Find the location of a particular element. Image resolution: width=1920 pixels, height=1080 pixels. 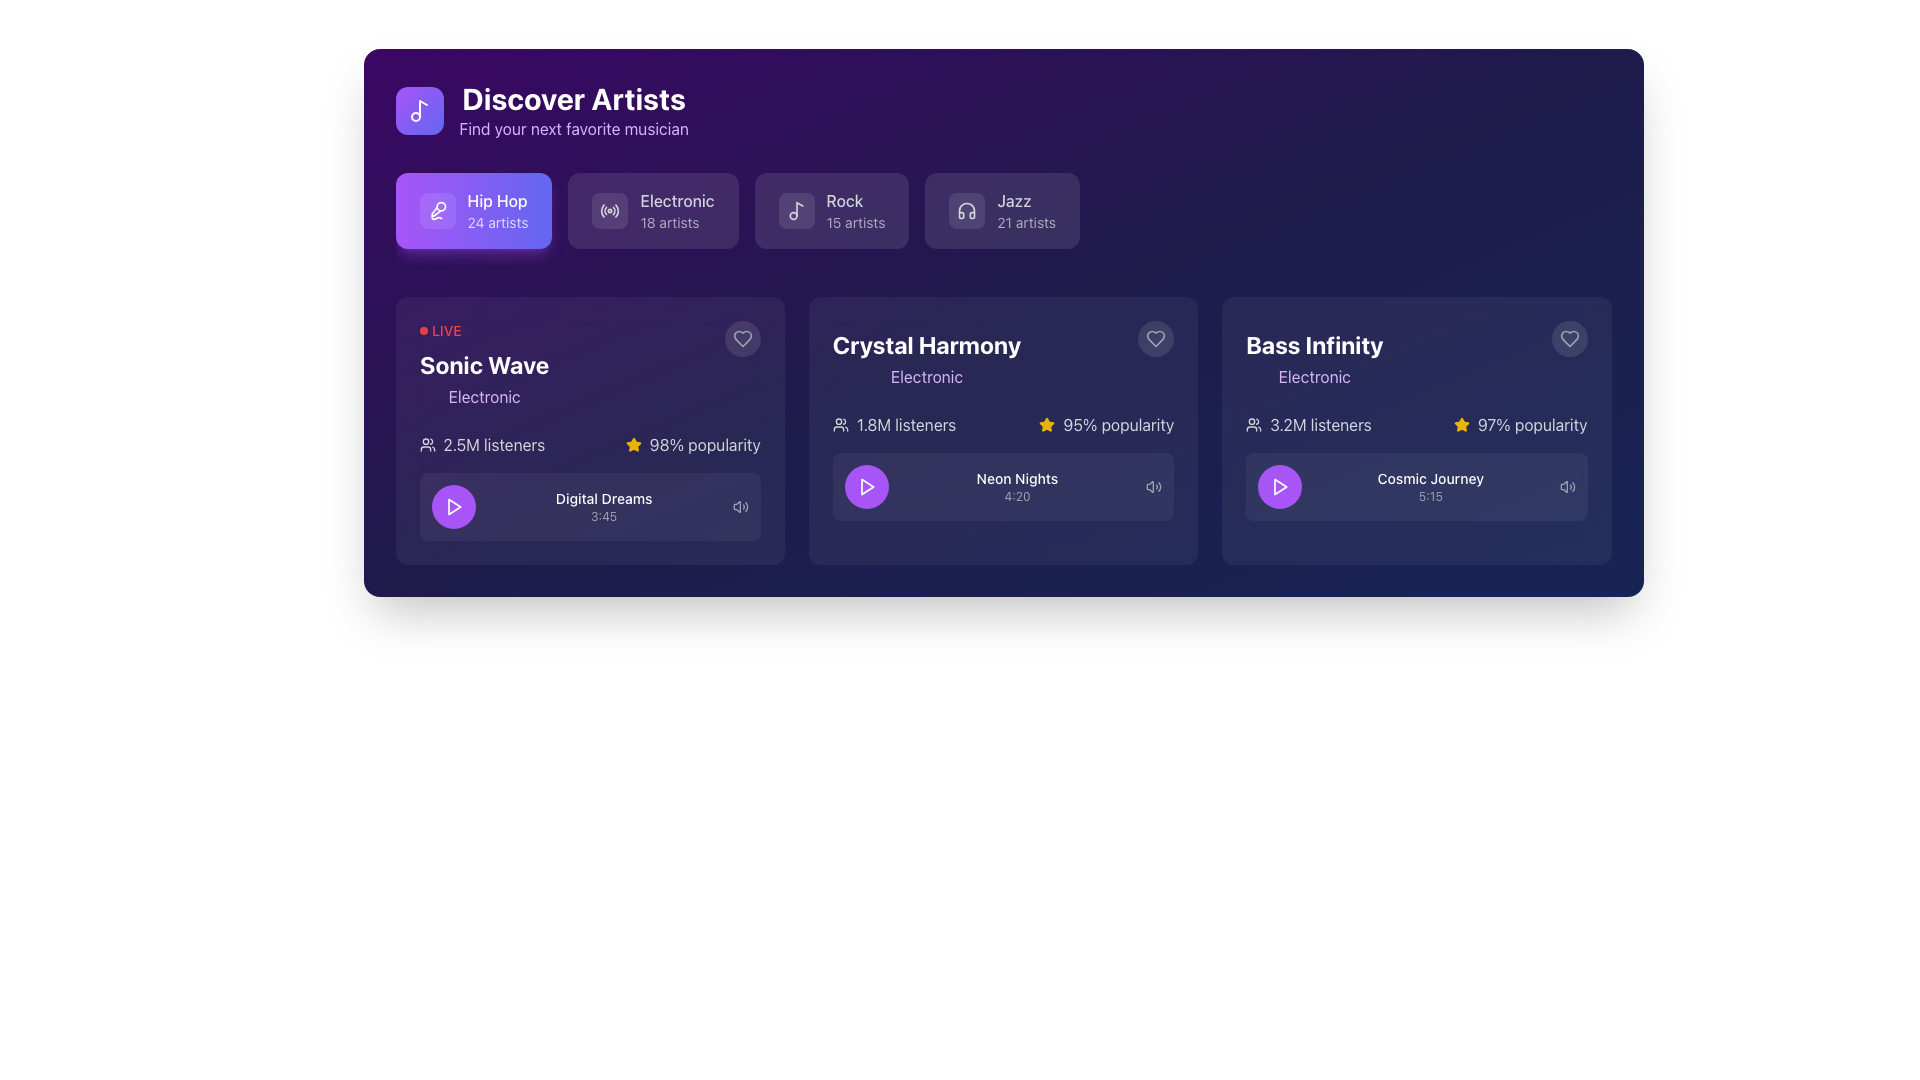

the favorite button represented by a hollow heart icon in the top-right corner of the 'Crystal Harmony' music card is located at coordinates (1156, 338).